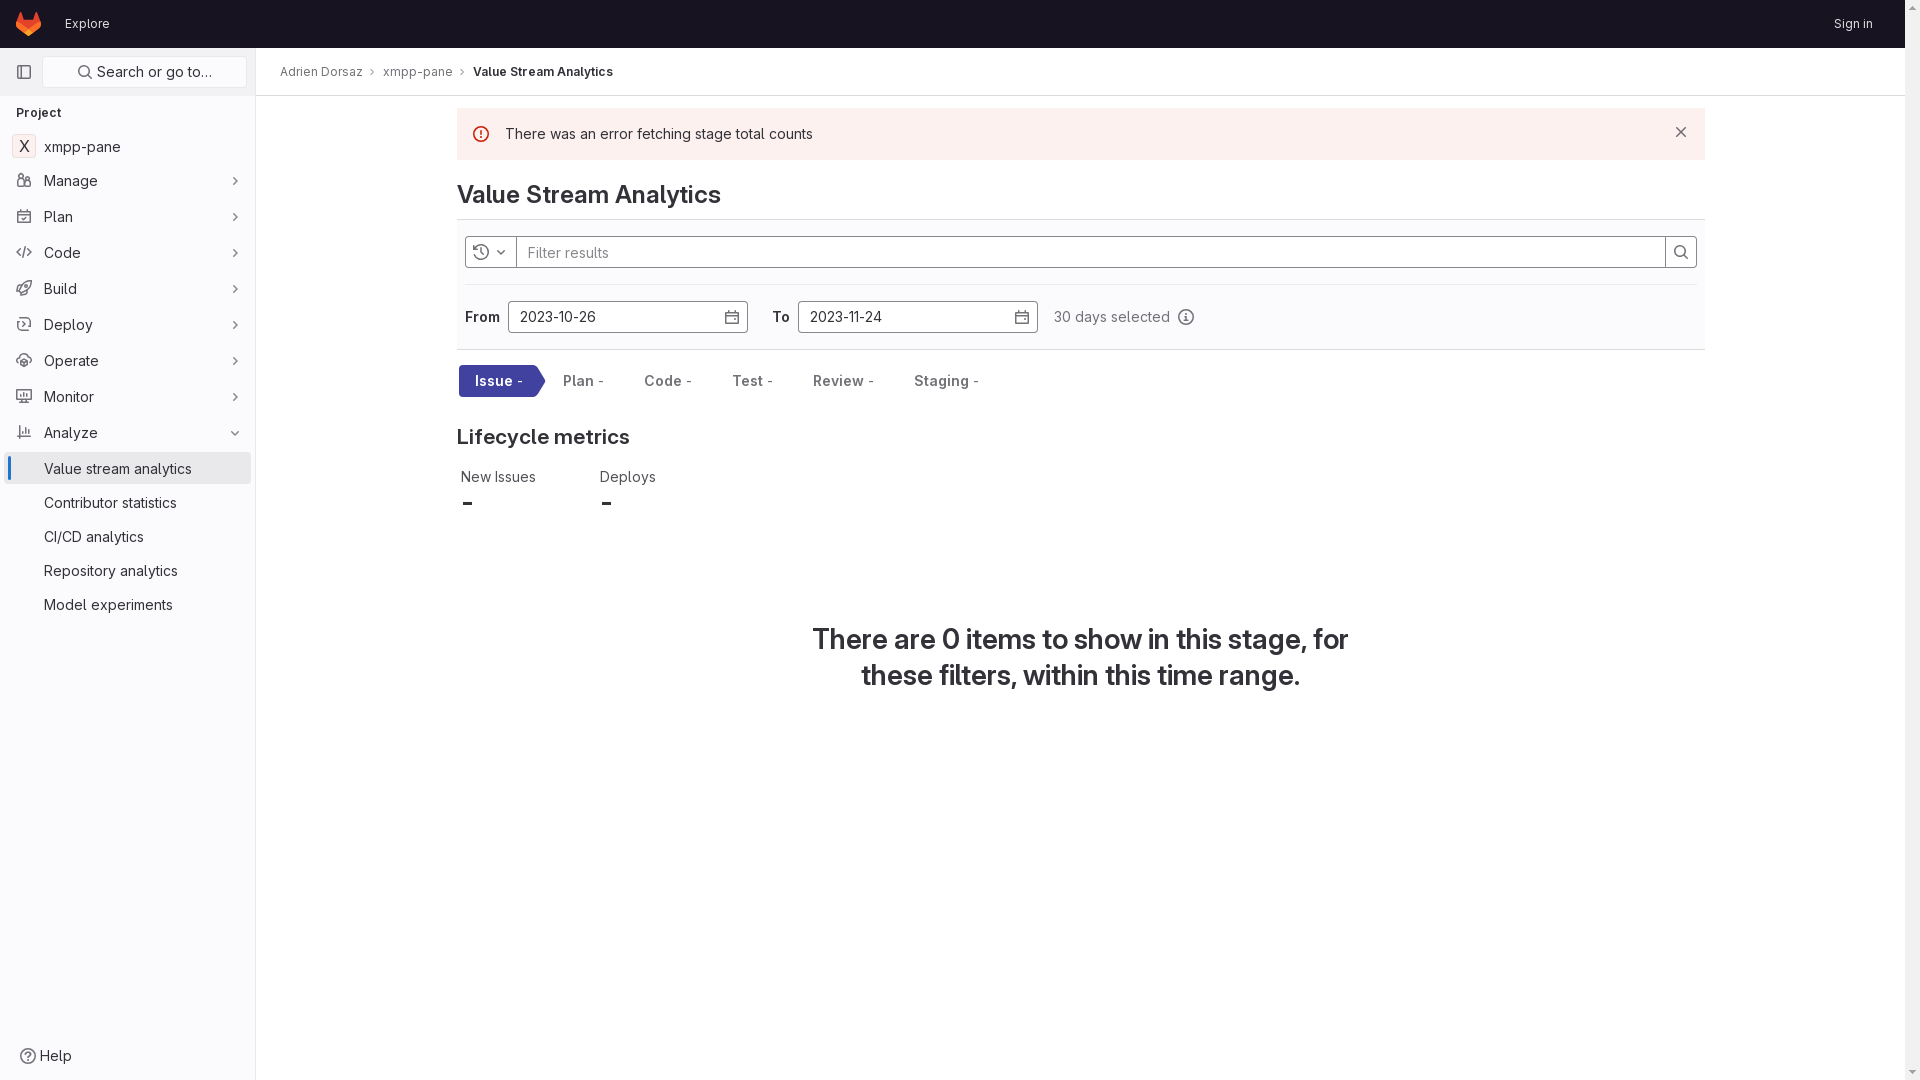  Describe the element at coordinates (416, 71) in the screenshot. I see `'xmpp-pane'` at that location.